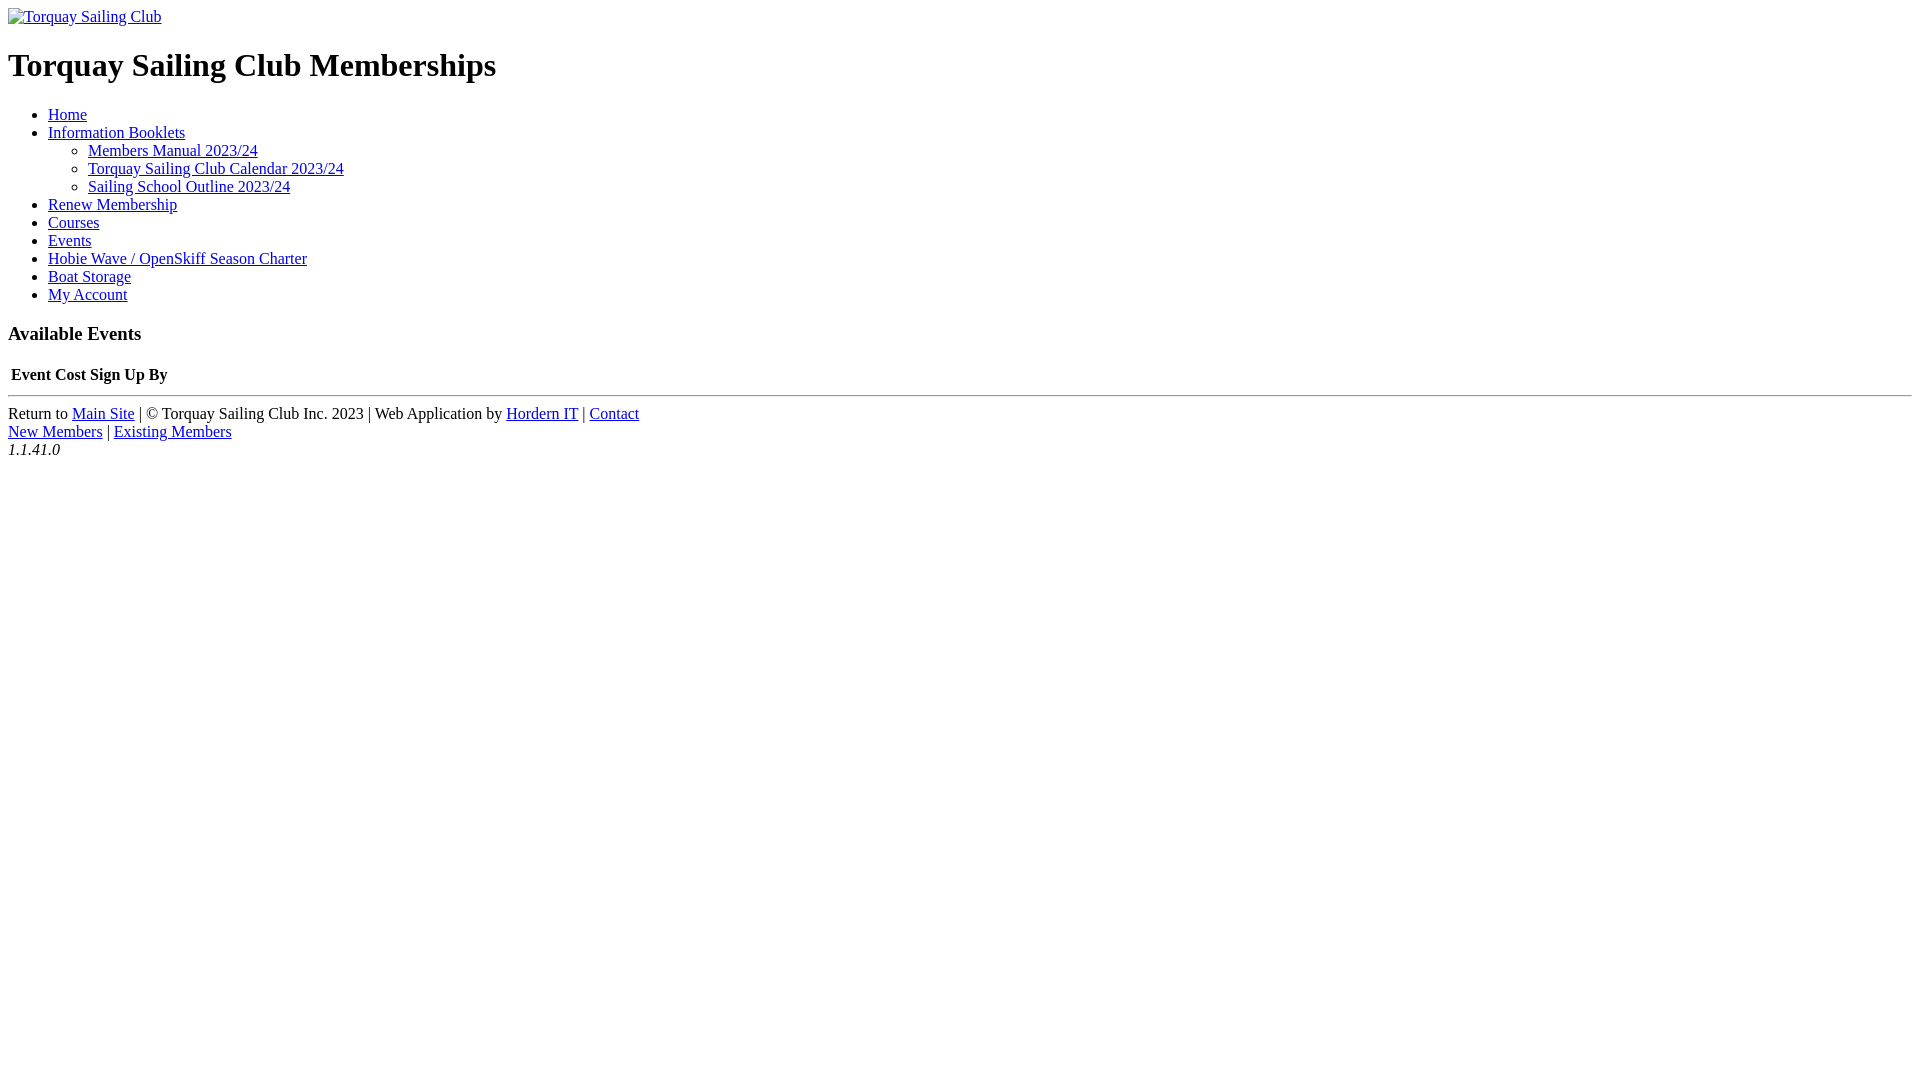 This screenshot has height=1080, width=1920. Describe the element at coordinates (86, 149) in the screenshot. I see `'Members Manual 2023/24'` at that location.